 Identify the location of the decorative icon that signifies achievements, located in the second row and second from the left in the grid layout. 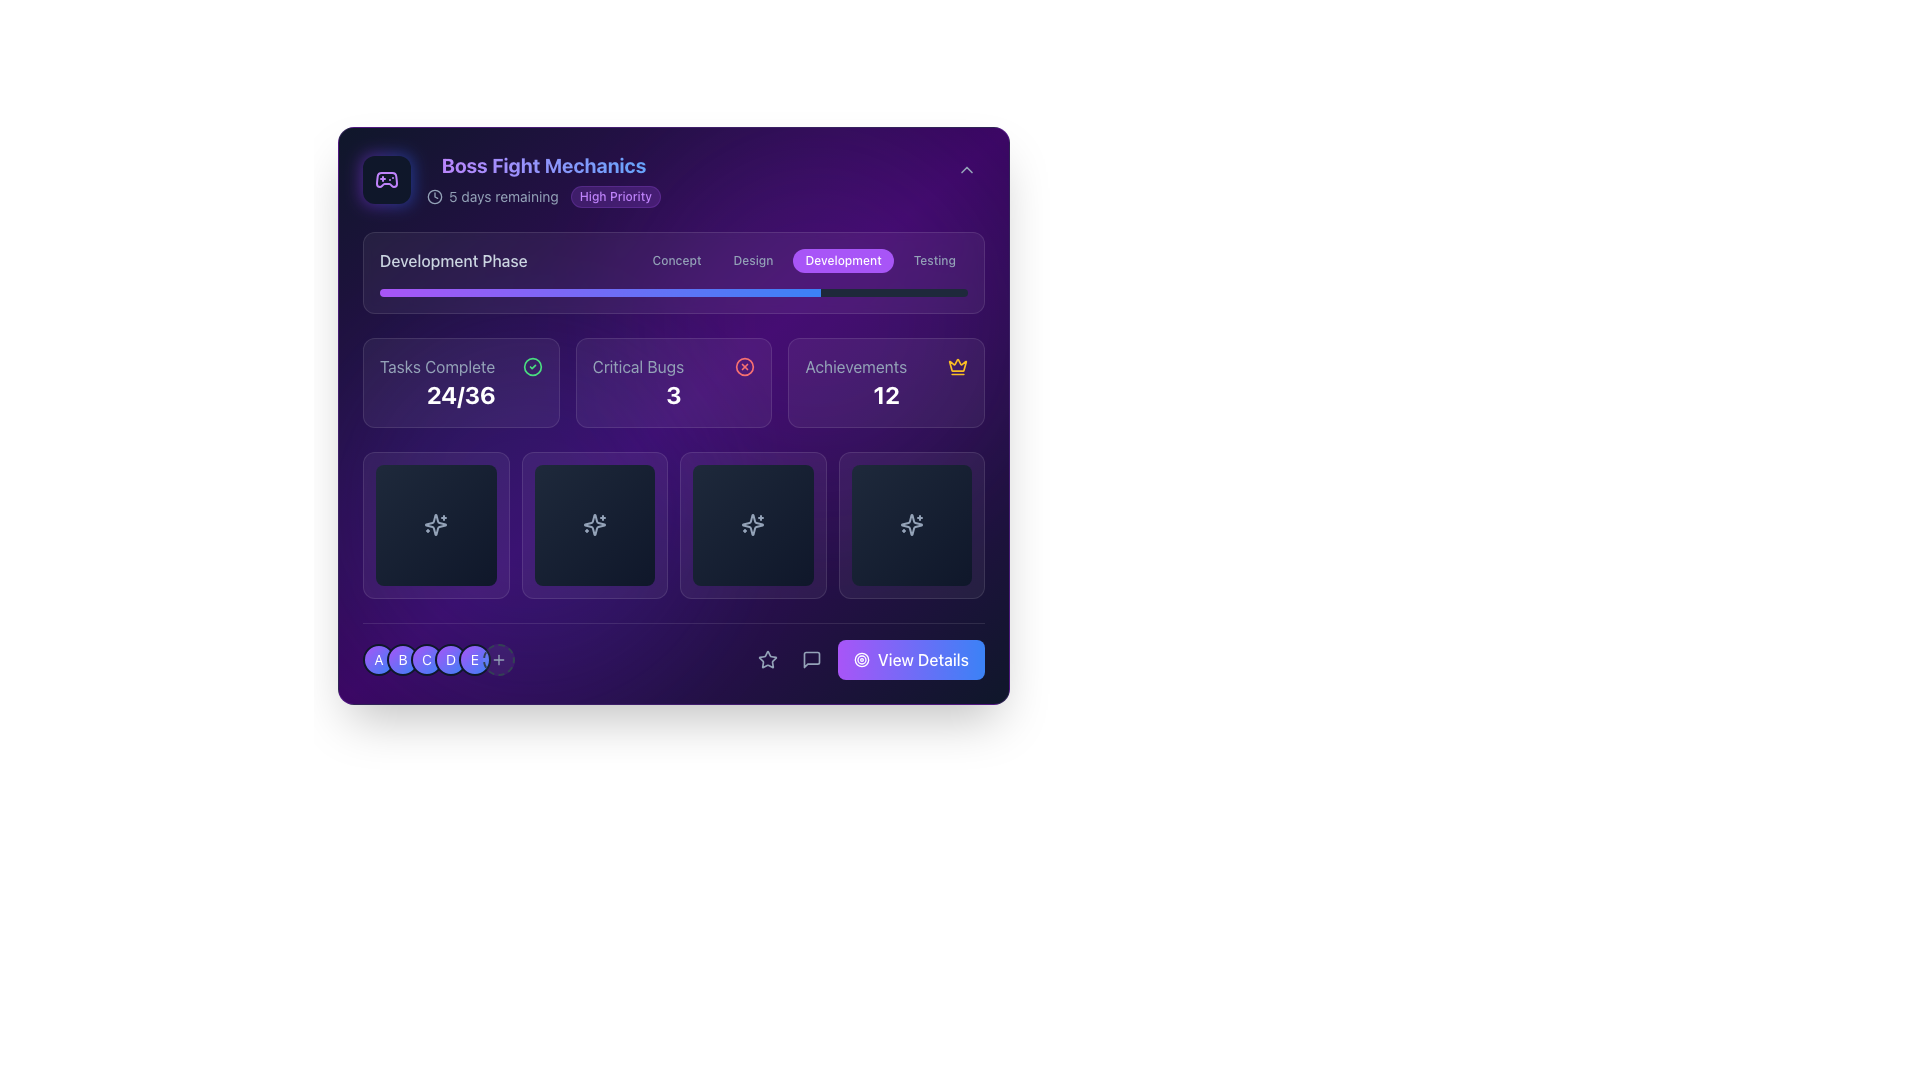
(435, 524).